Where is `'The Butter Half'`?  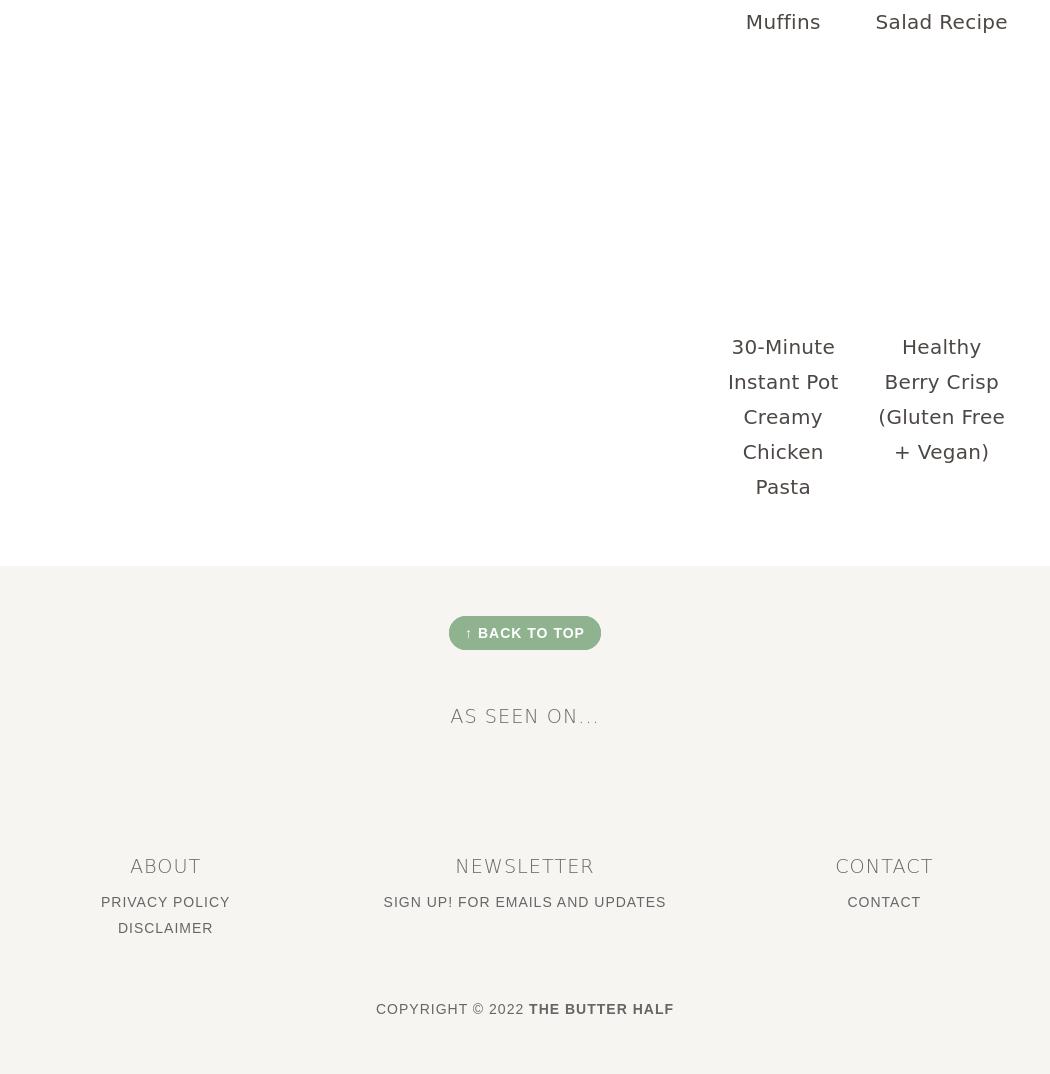
'The Butter Half' is located at coordinates (601, 1006).